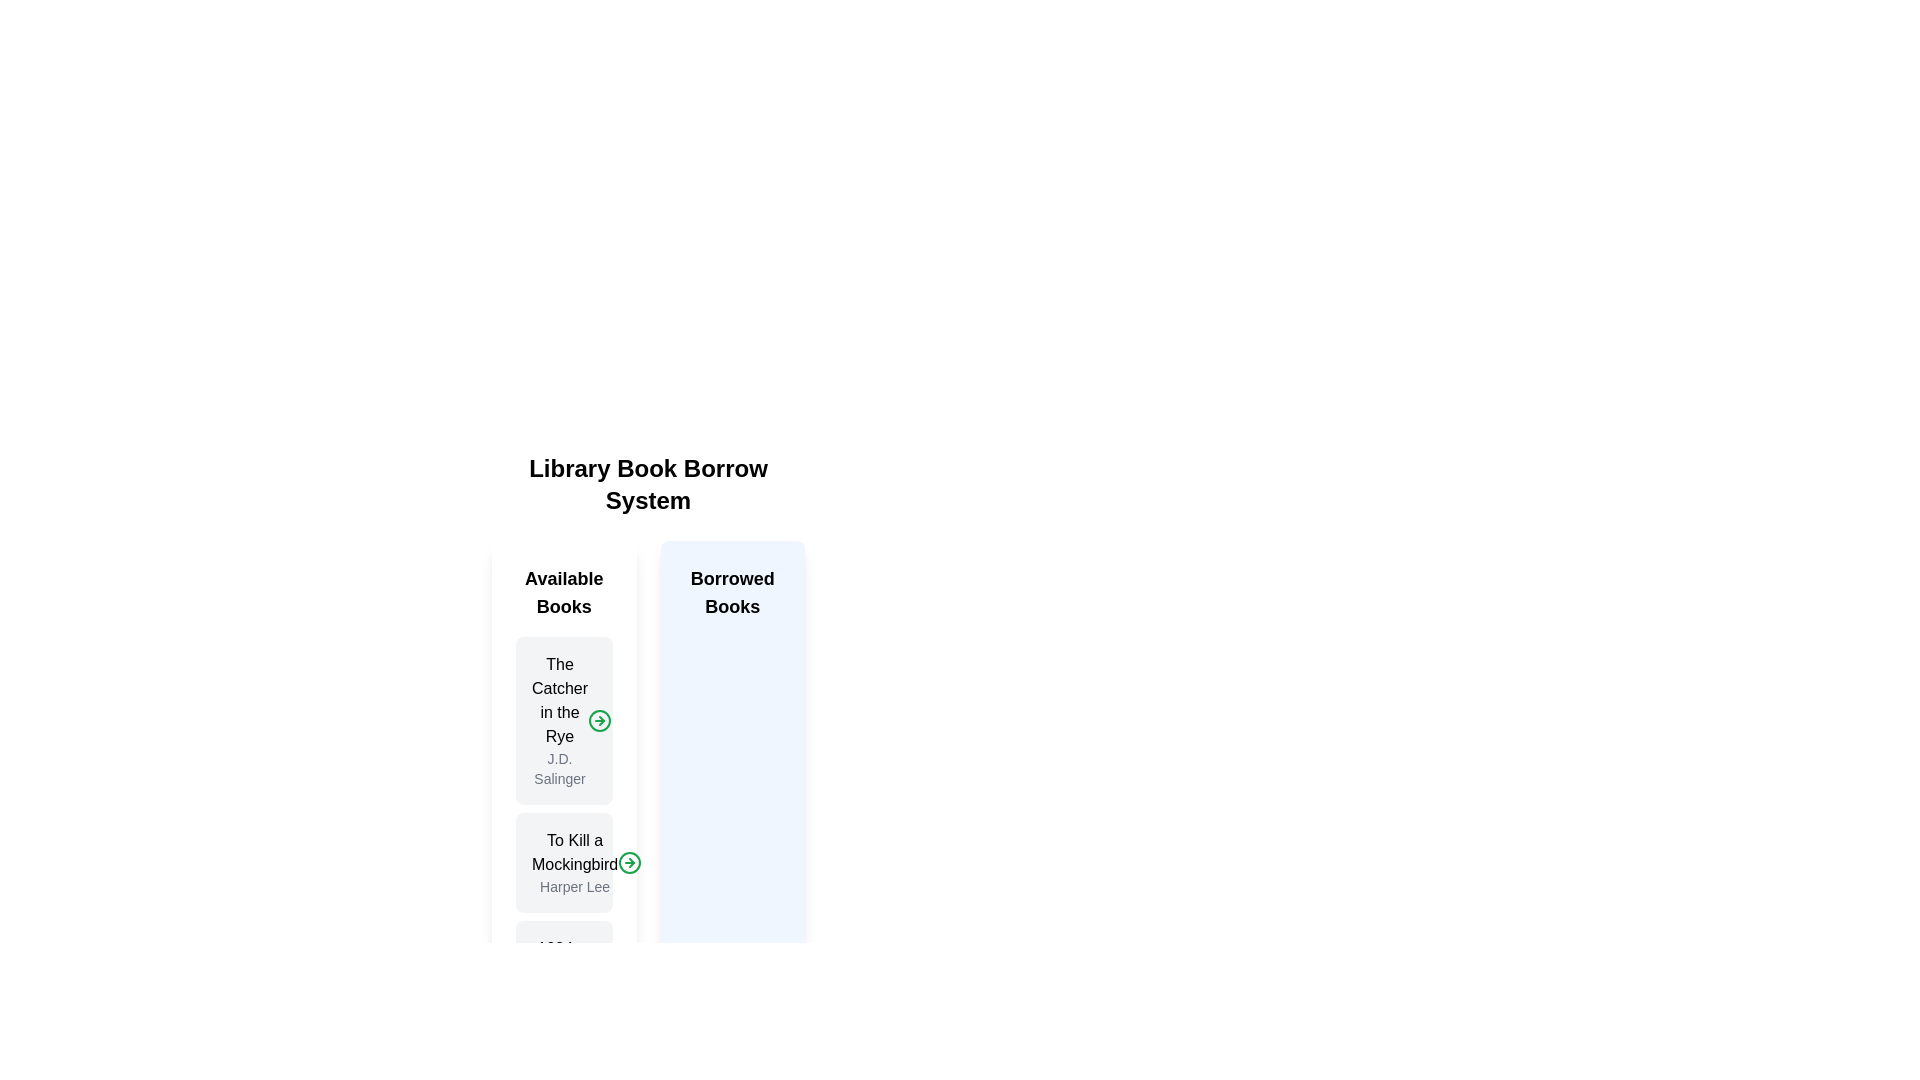 The width and height of the screenshot is (1920, 1080). What do you see at coordinates (563, 793) in the screenshot?
I see `the white rectangular card titled 'The Catcher in the Rye' by J.D. Salinger, which is the first card in the 'Available Books' section` at bounding box center [563, 793].